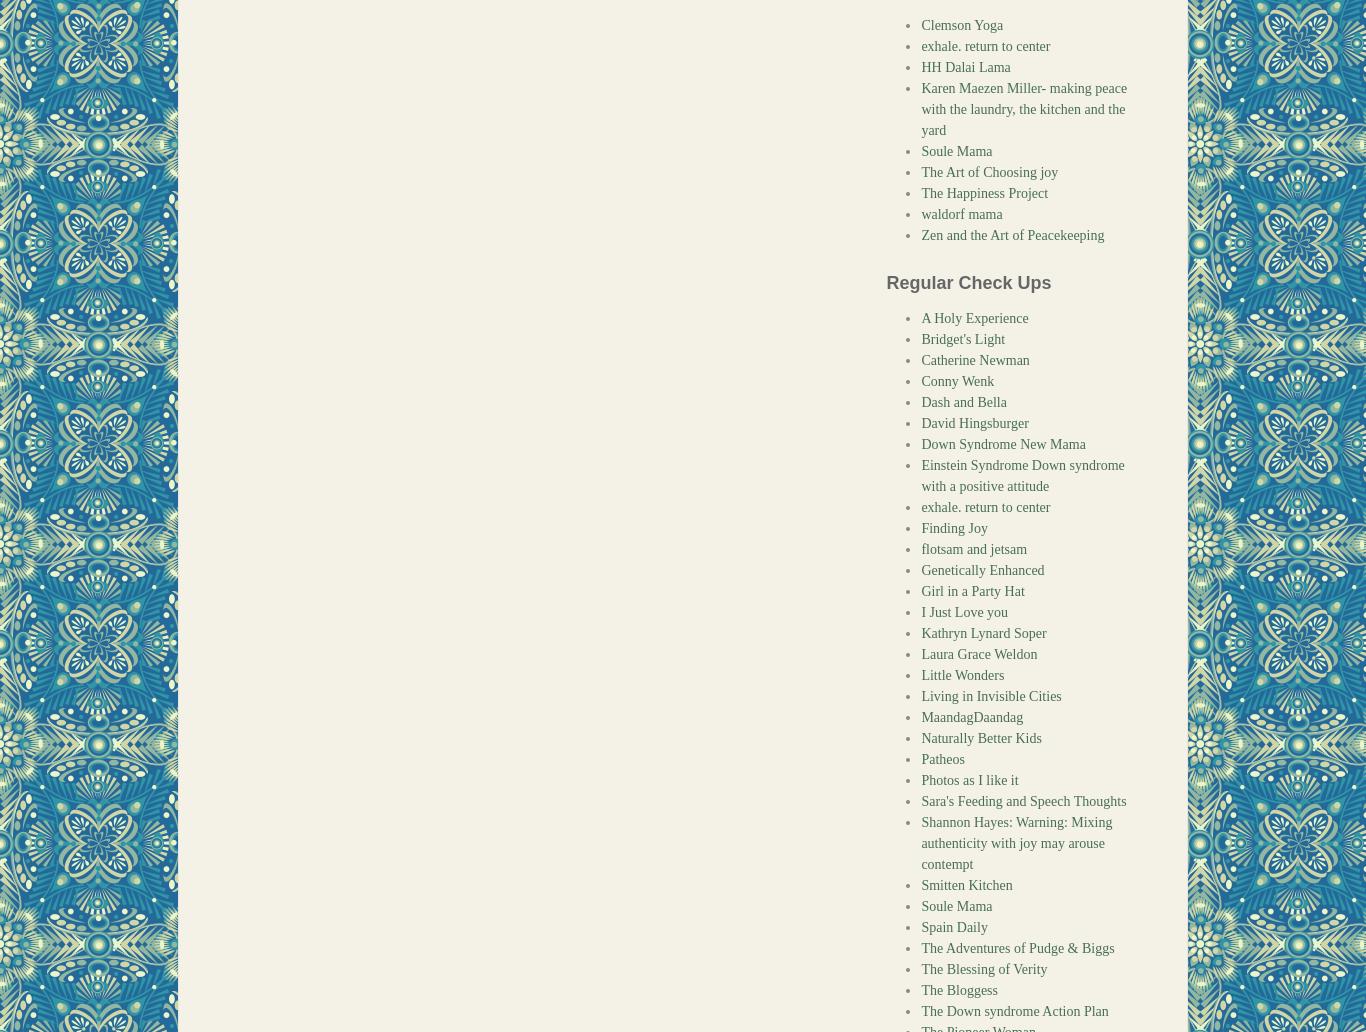 This screenshot has width=1366, height=1032. I want to click on 'Naturally Better Kids', so click(981, 737).